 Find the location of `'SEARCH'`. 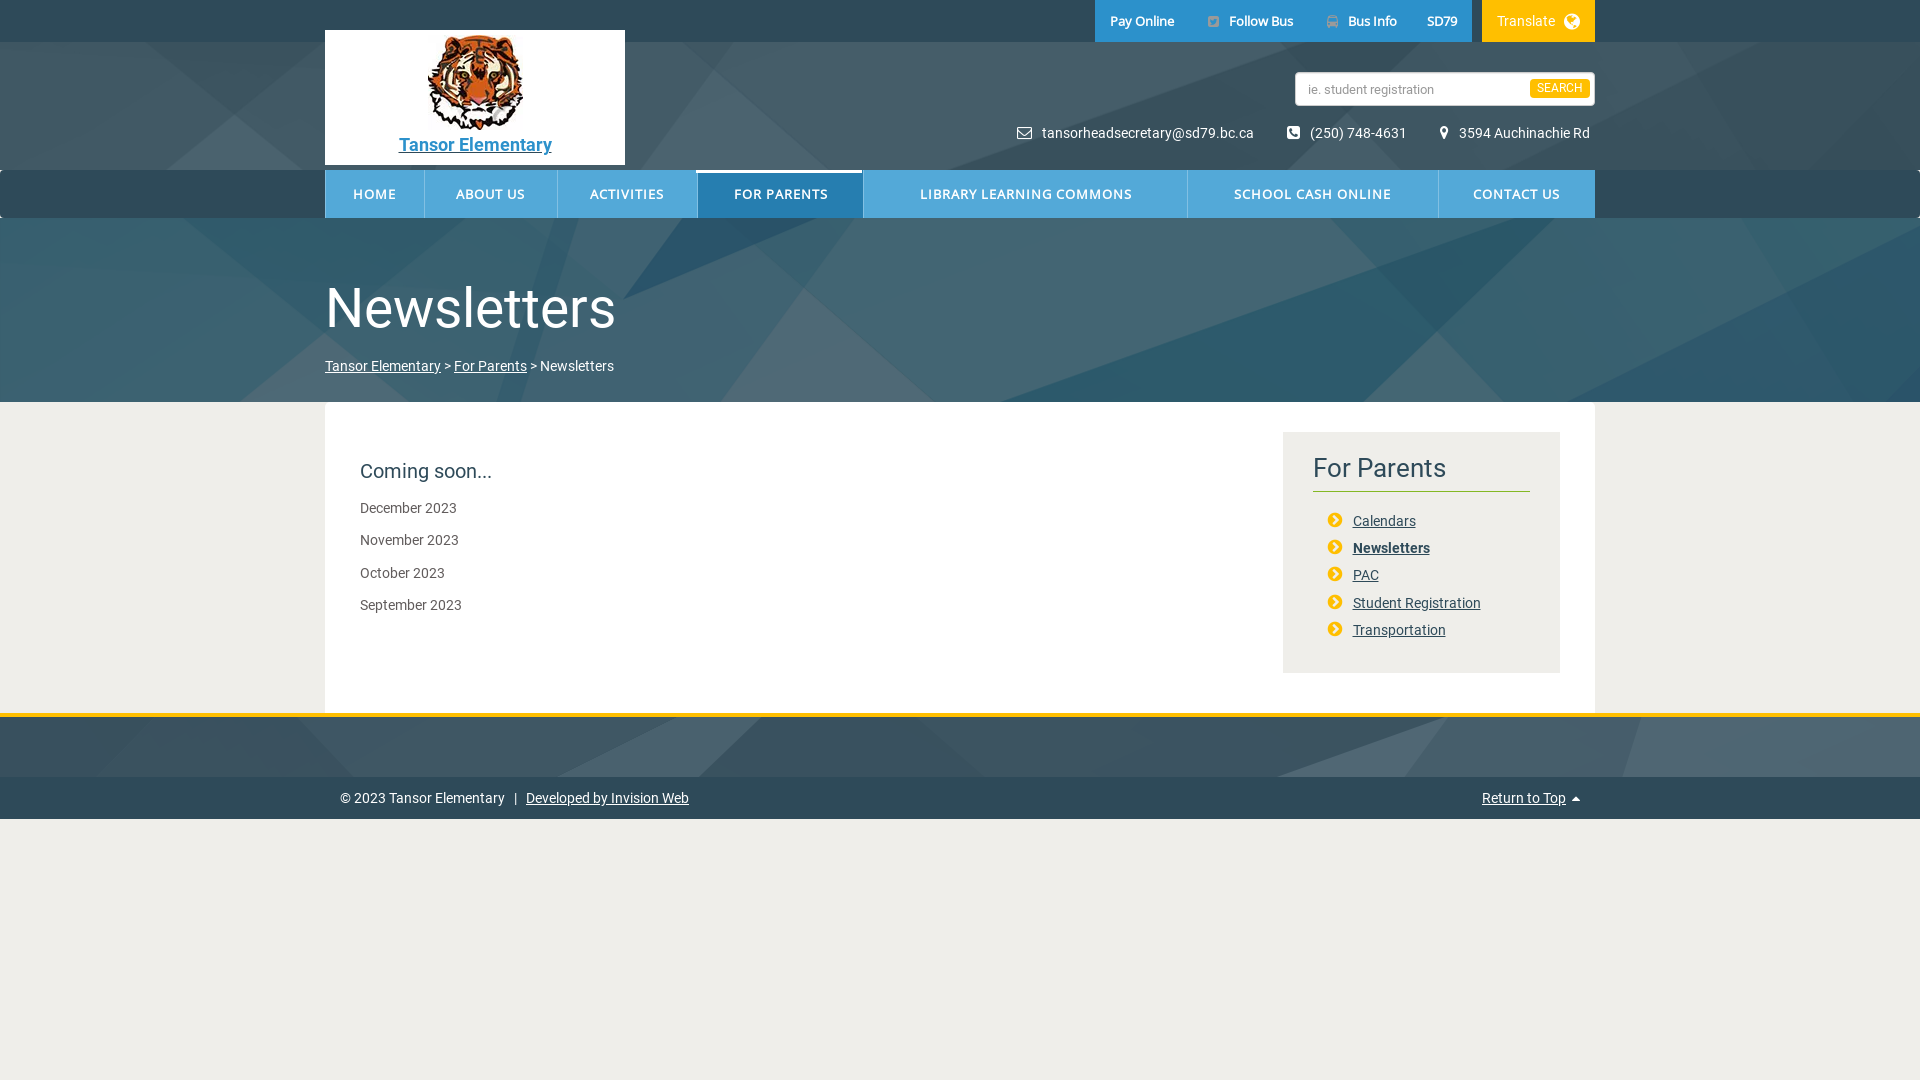

'SEARCH' is located at coordinates (1559, 87).